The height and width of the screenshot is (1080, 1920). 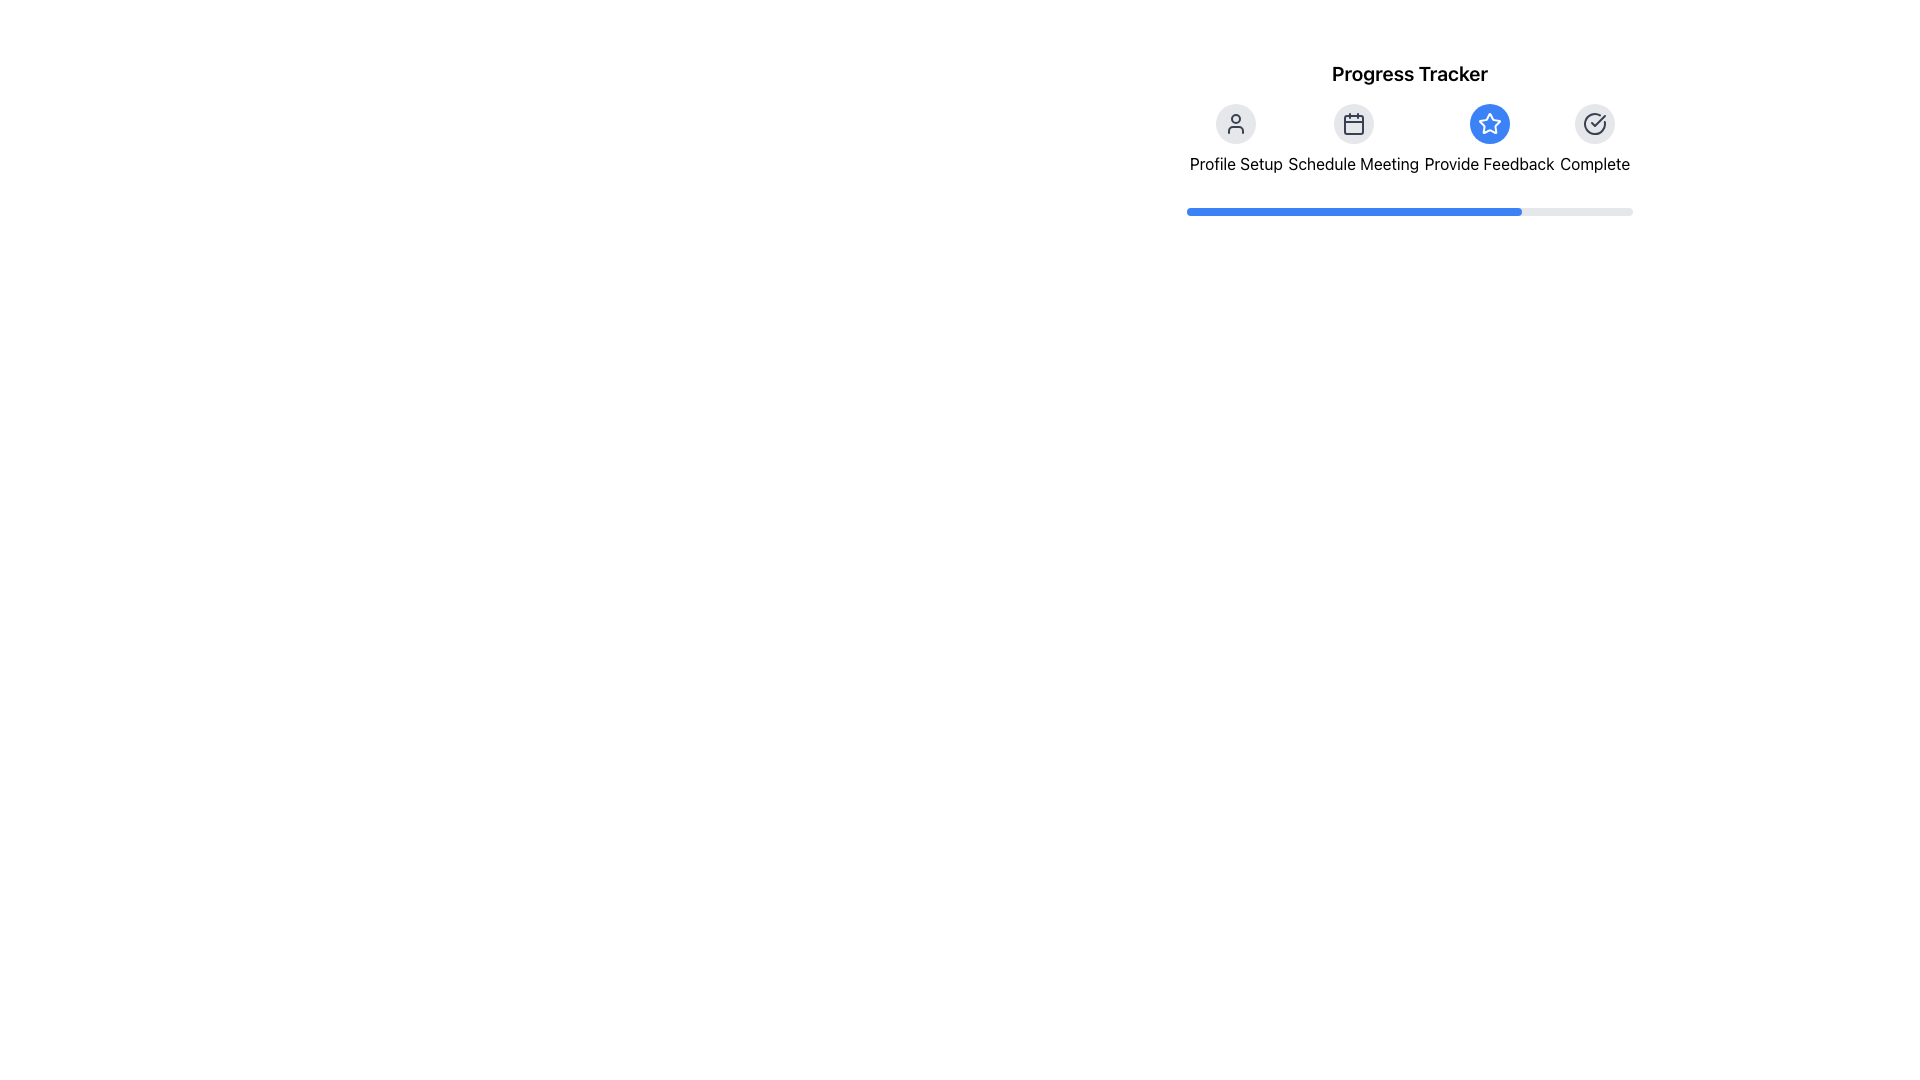 What do you see at coordinates (1235, 163) in the screenshot?
I see `text label 'Profile Setup' which is displayed in a clean sans-serif font, located directly below the user profile icon in the navigation bar` at bounding box center [1235, 163].